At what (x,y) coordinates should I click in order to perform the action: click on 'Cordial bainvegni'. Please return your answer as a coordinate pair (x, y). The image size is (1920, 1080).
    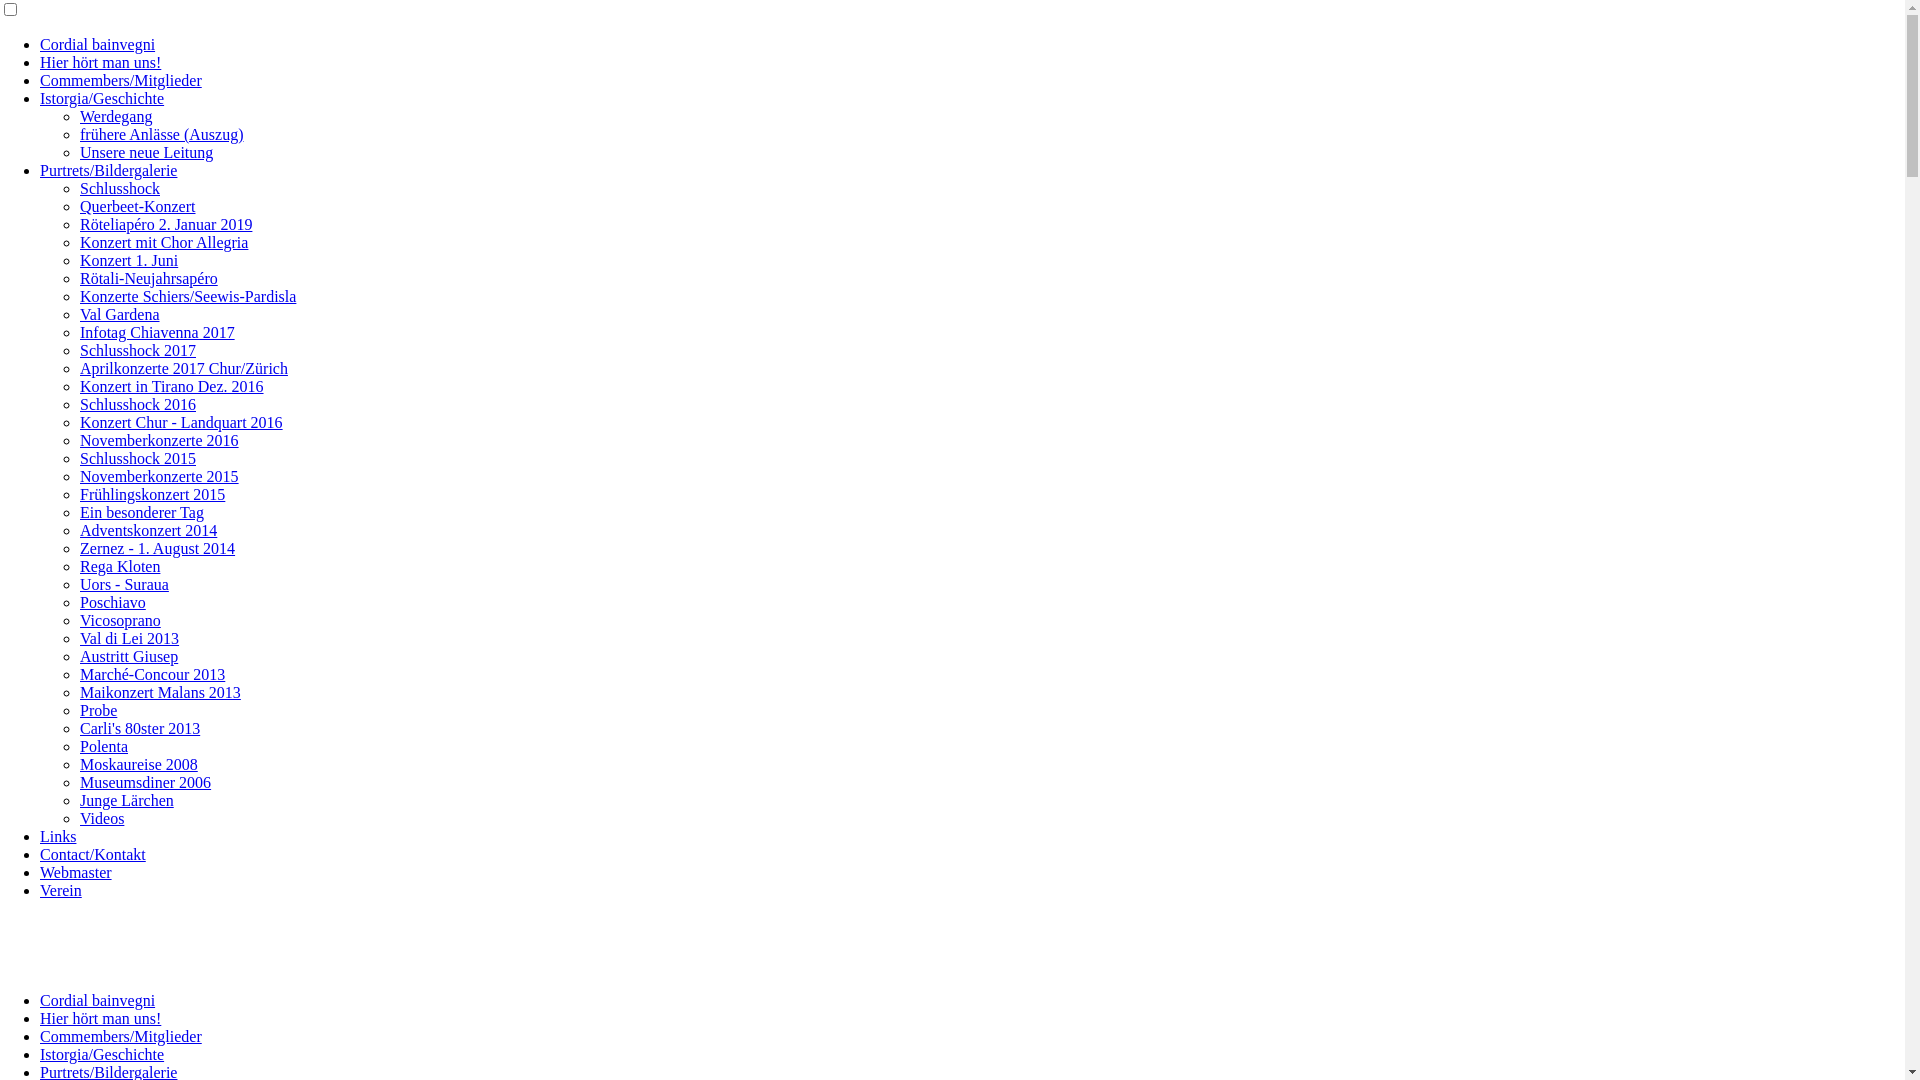
    Looking at the image, I should click on (39, 44).